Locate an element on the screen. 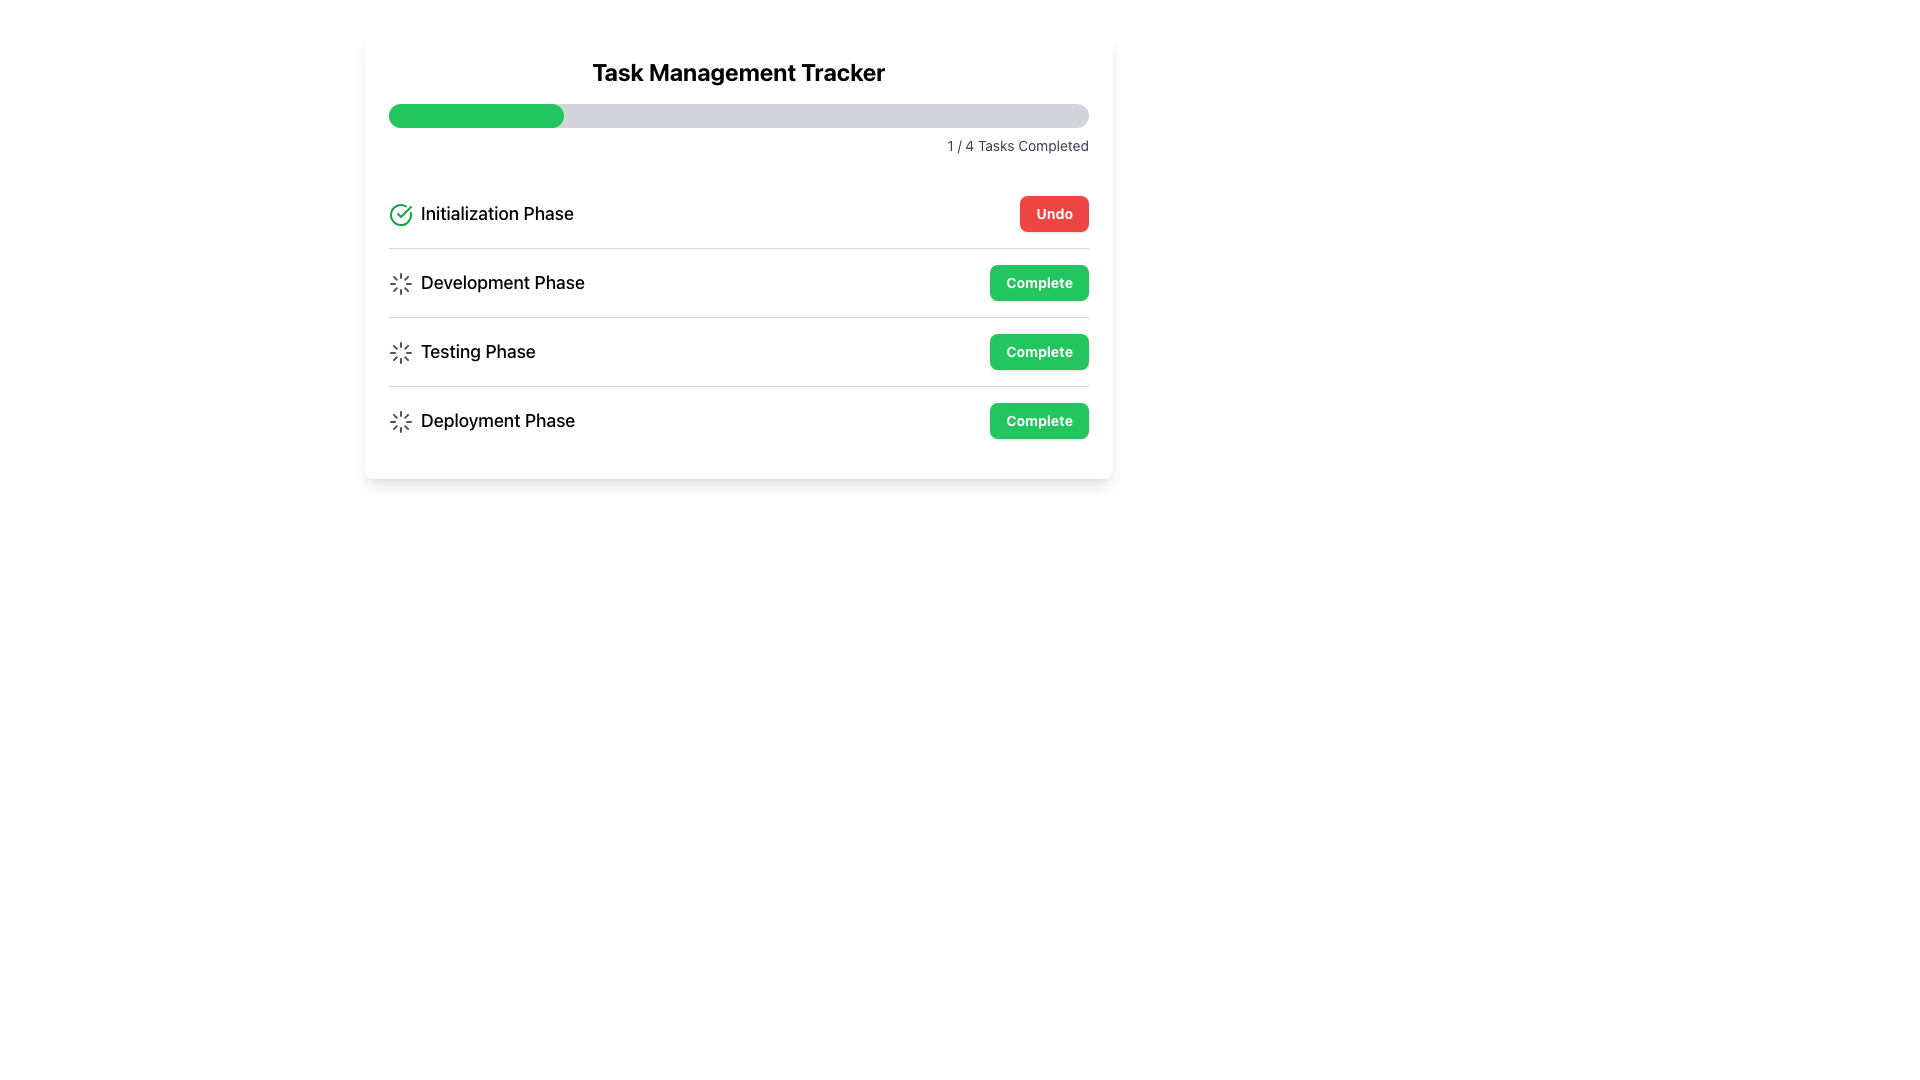 The image size is (1920, 1080). the 'Testing Phase' text label with an associated icon, which is the third item in a vertical task list, positioned between 'Development Phase' and 'Deployment Phase' is located at coordinates (461, 350).